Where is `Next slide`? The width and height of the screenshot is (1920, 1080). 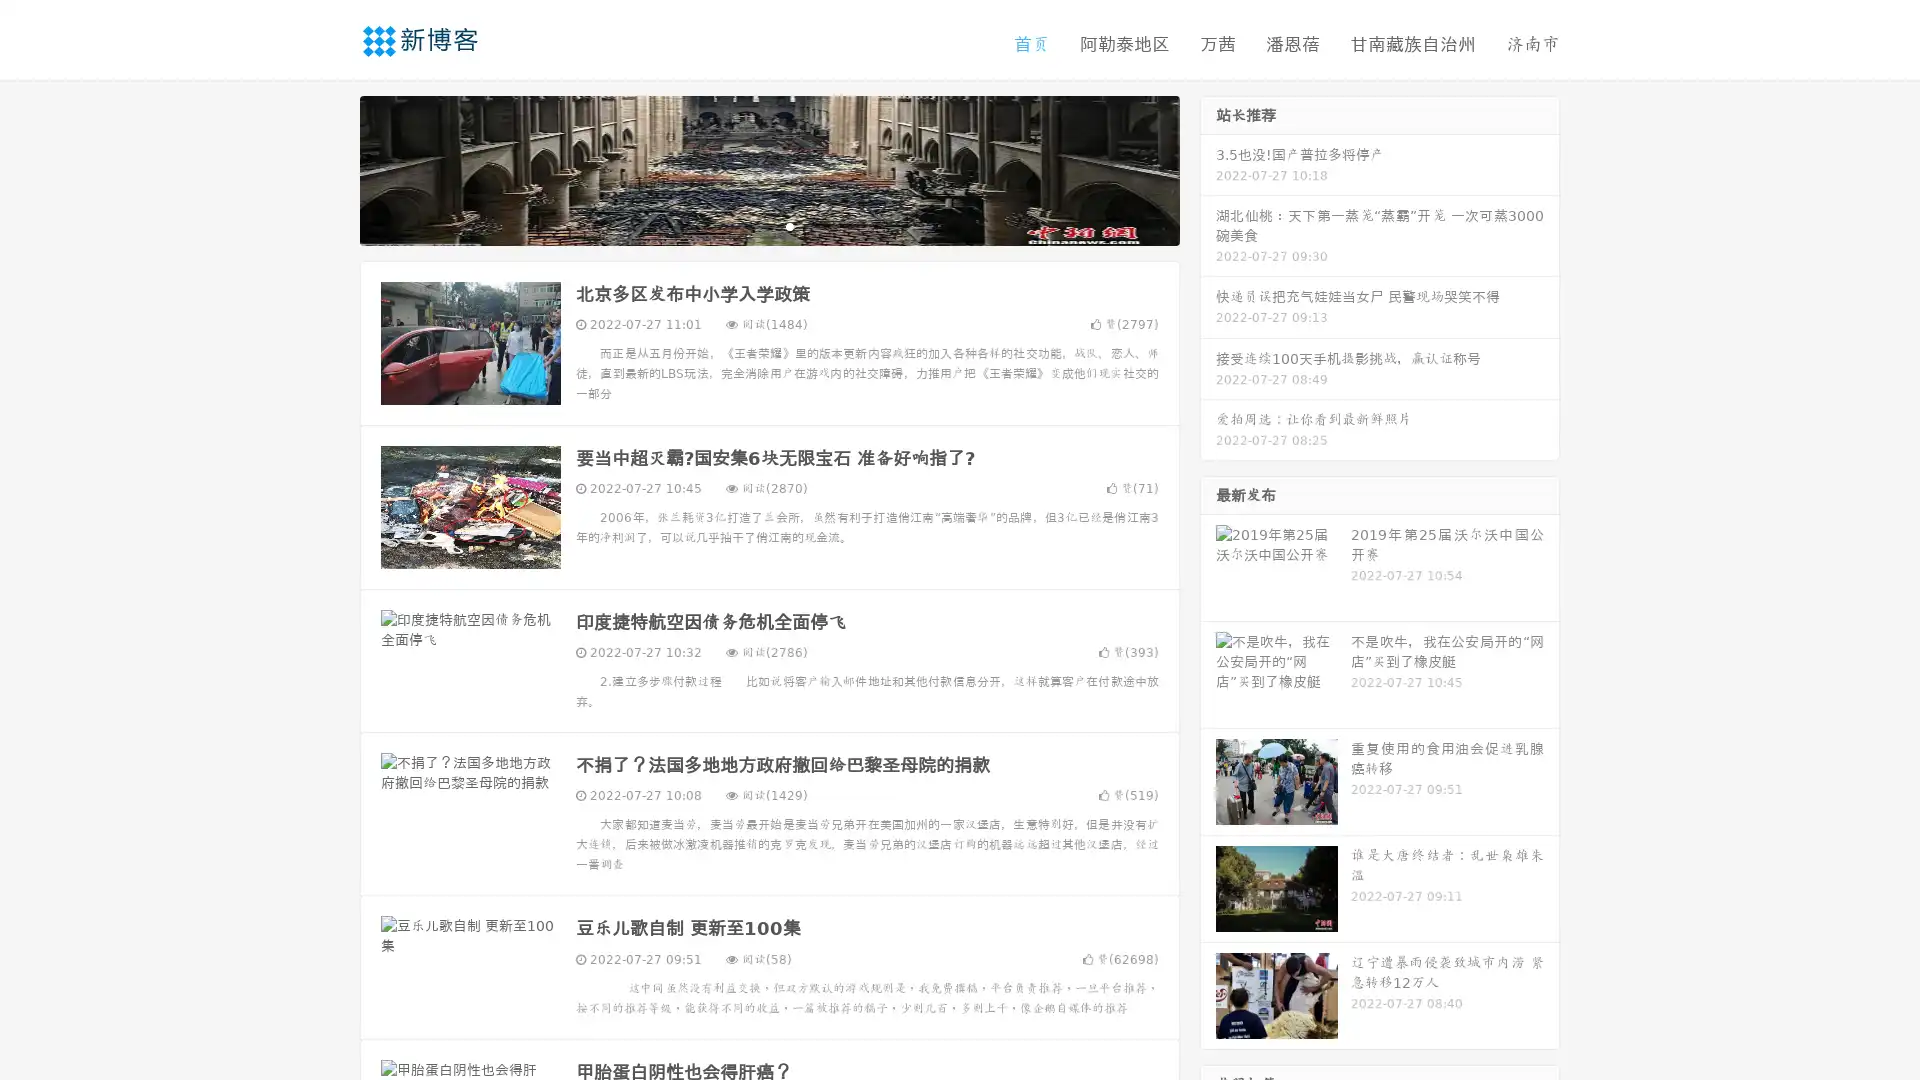
Next slide is located at coordinates (1208, 168).